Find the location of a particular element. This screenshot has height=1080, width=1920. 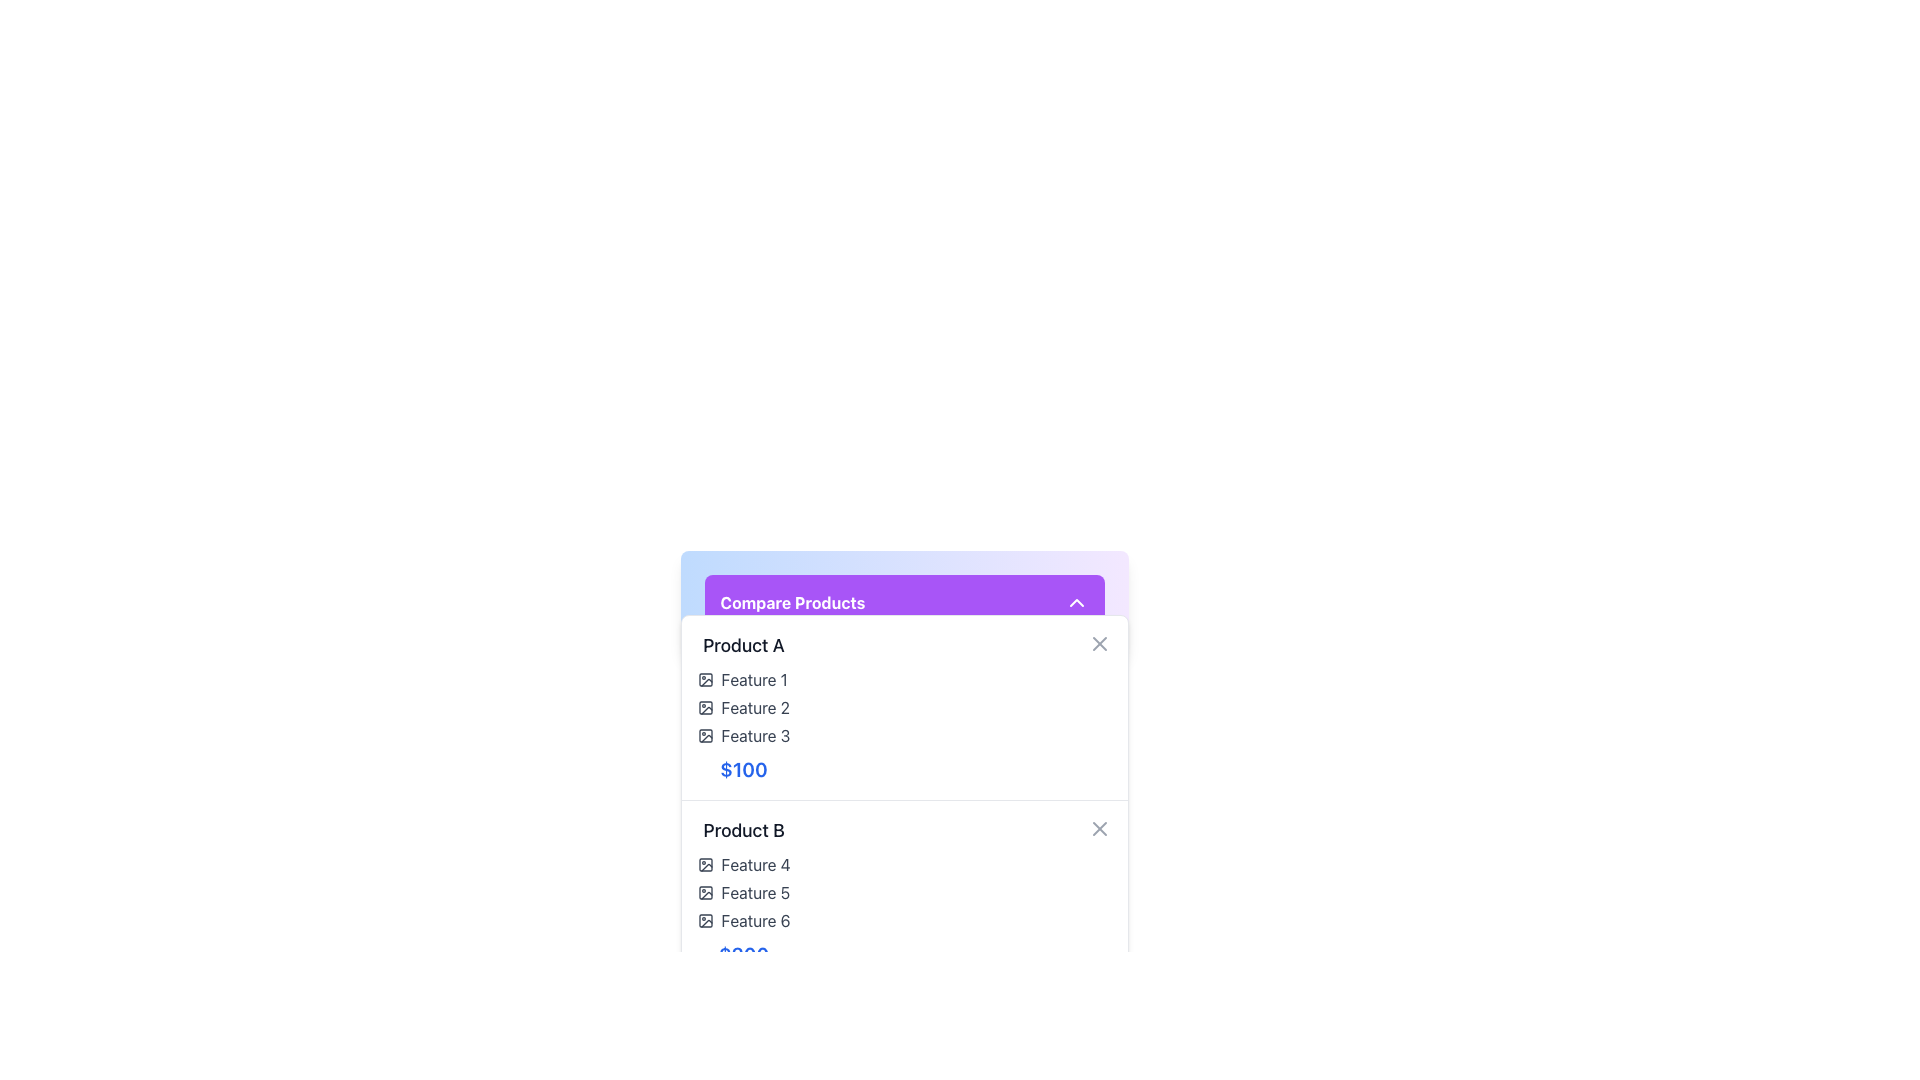

the features or price of the first product entry in the comparison card is located at coordinates (743, 707).